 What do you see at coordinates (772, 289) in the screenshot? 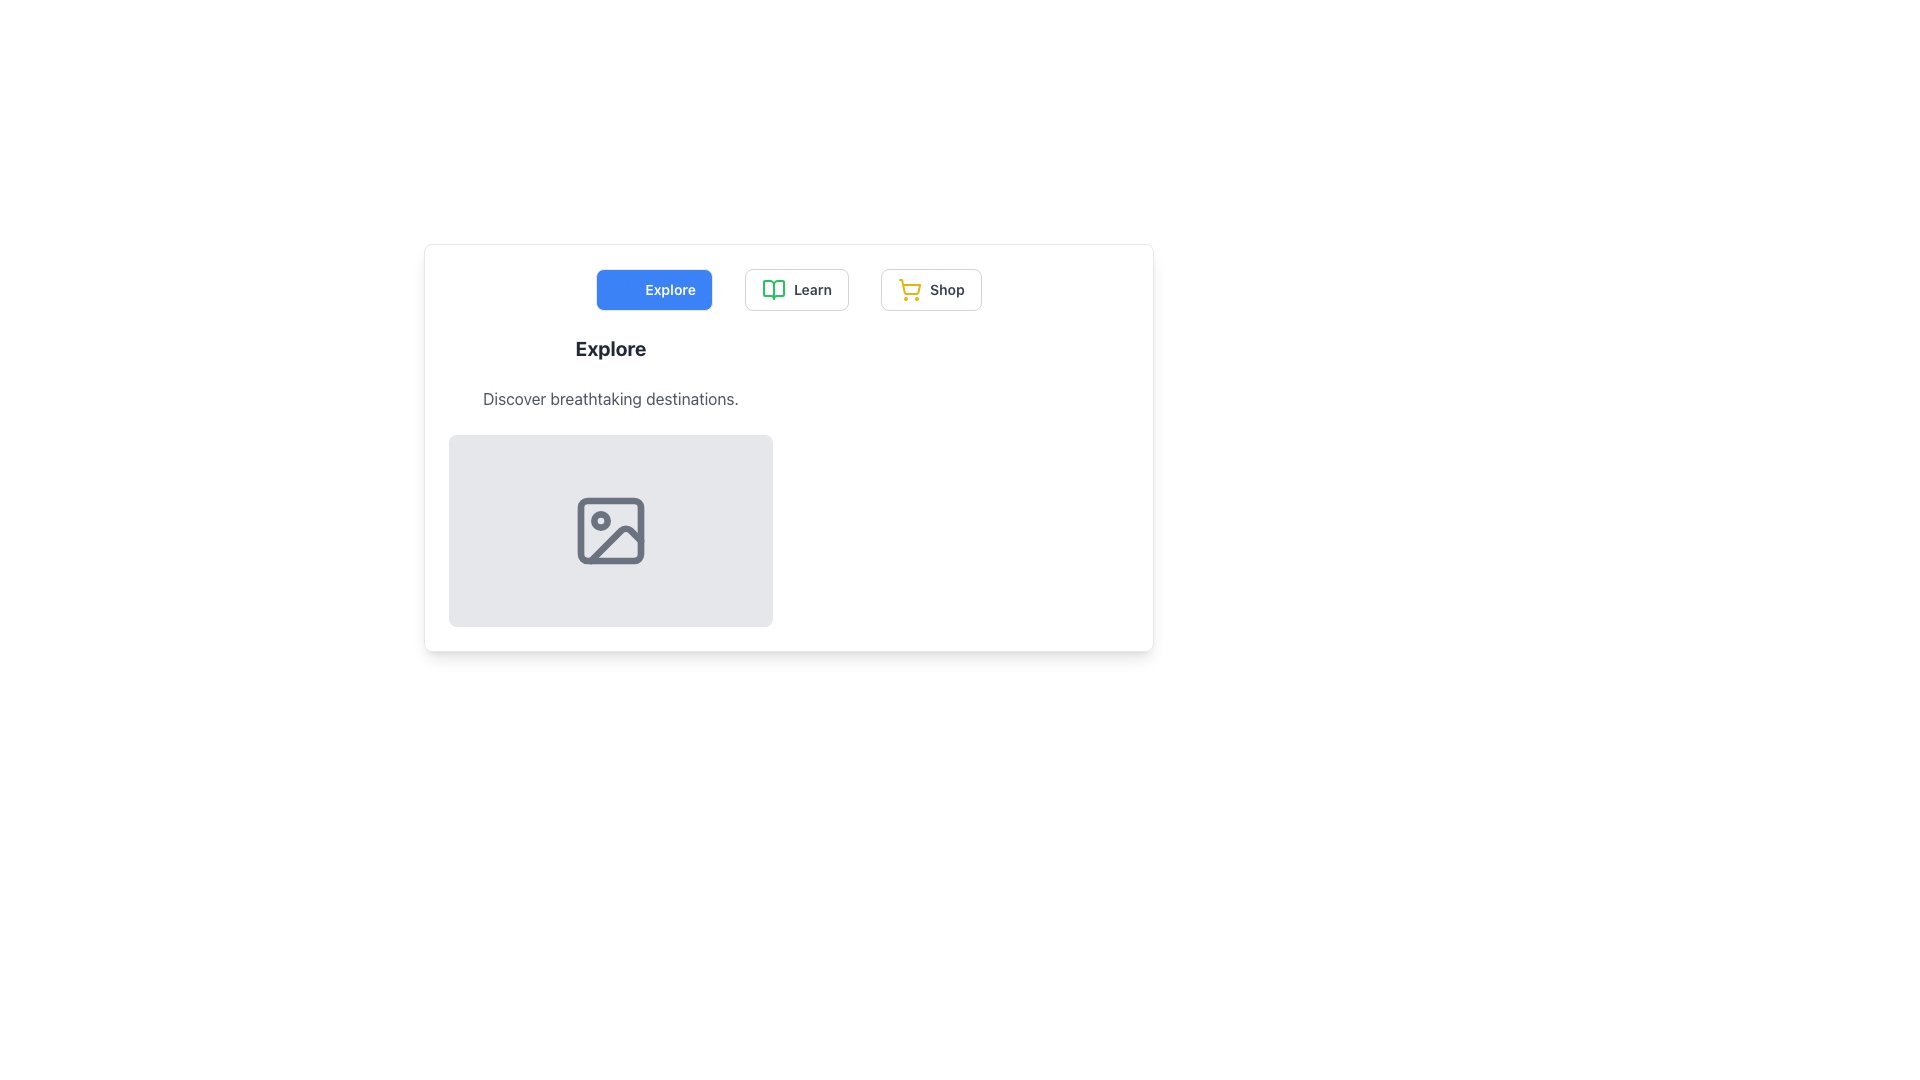
I see `the non-interactive book icon element located at the bottom part of the SVG graphic` at bounding box center [772, 289].